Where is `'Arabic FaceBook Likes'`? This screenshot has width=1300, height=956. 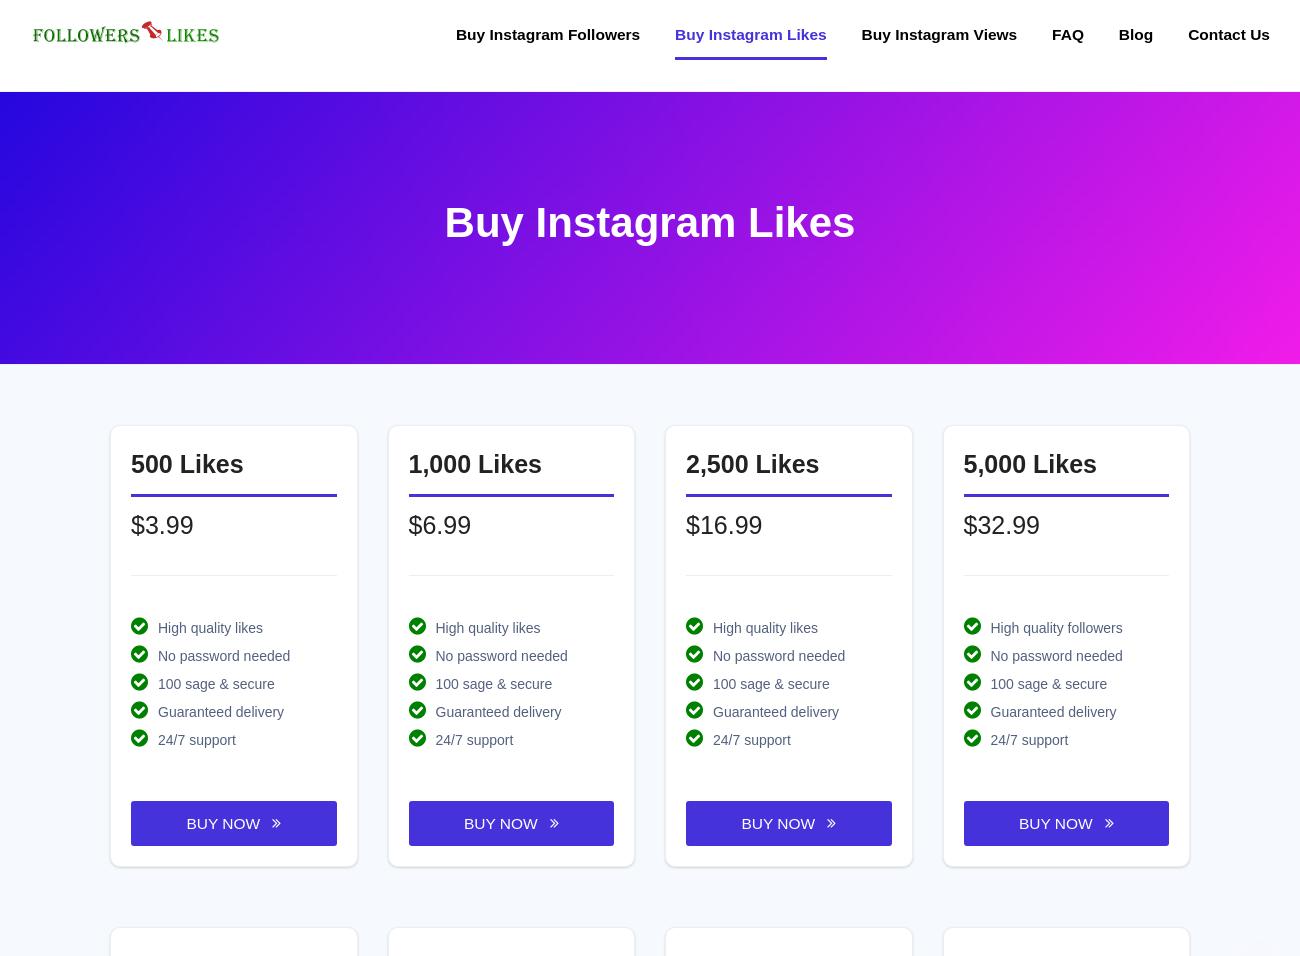
'Arabic FaceBook Likes' is located at coordinates (457, 833).